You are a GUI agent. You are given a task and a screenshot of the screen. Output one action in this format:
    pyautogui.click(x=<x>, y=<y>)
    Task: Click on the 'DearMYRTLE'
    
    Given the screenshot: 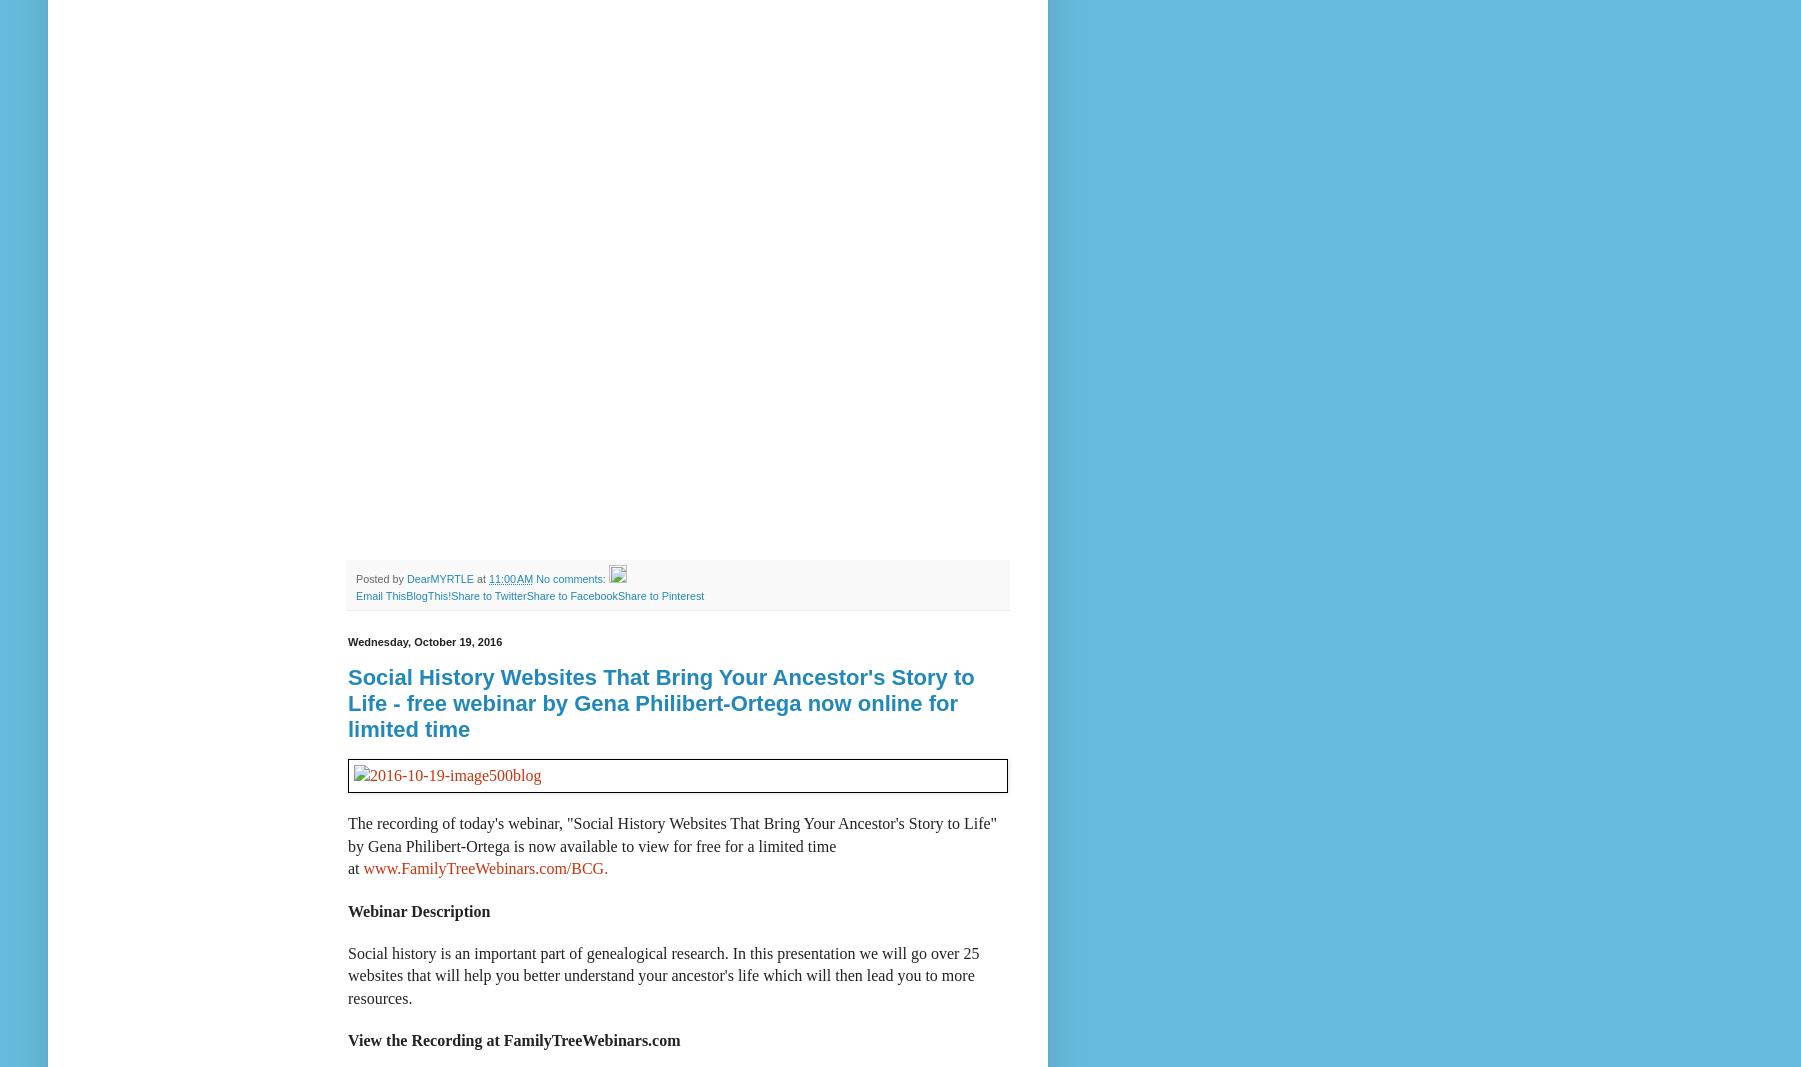 What is the action you would take?
    pyautogui.click(x=439, y=577)
    